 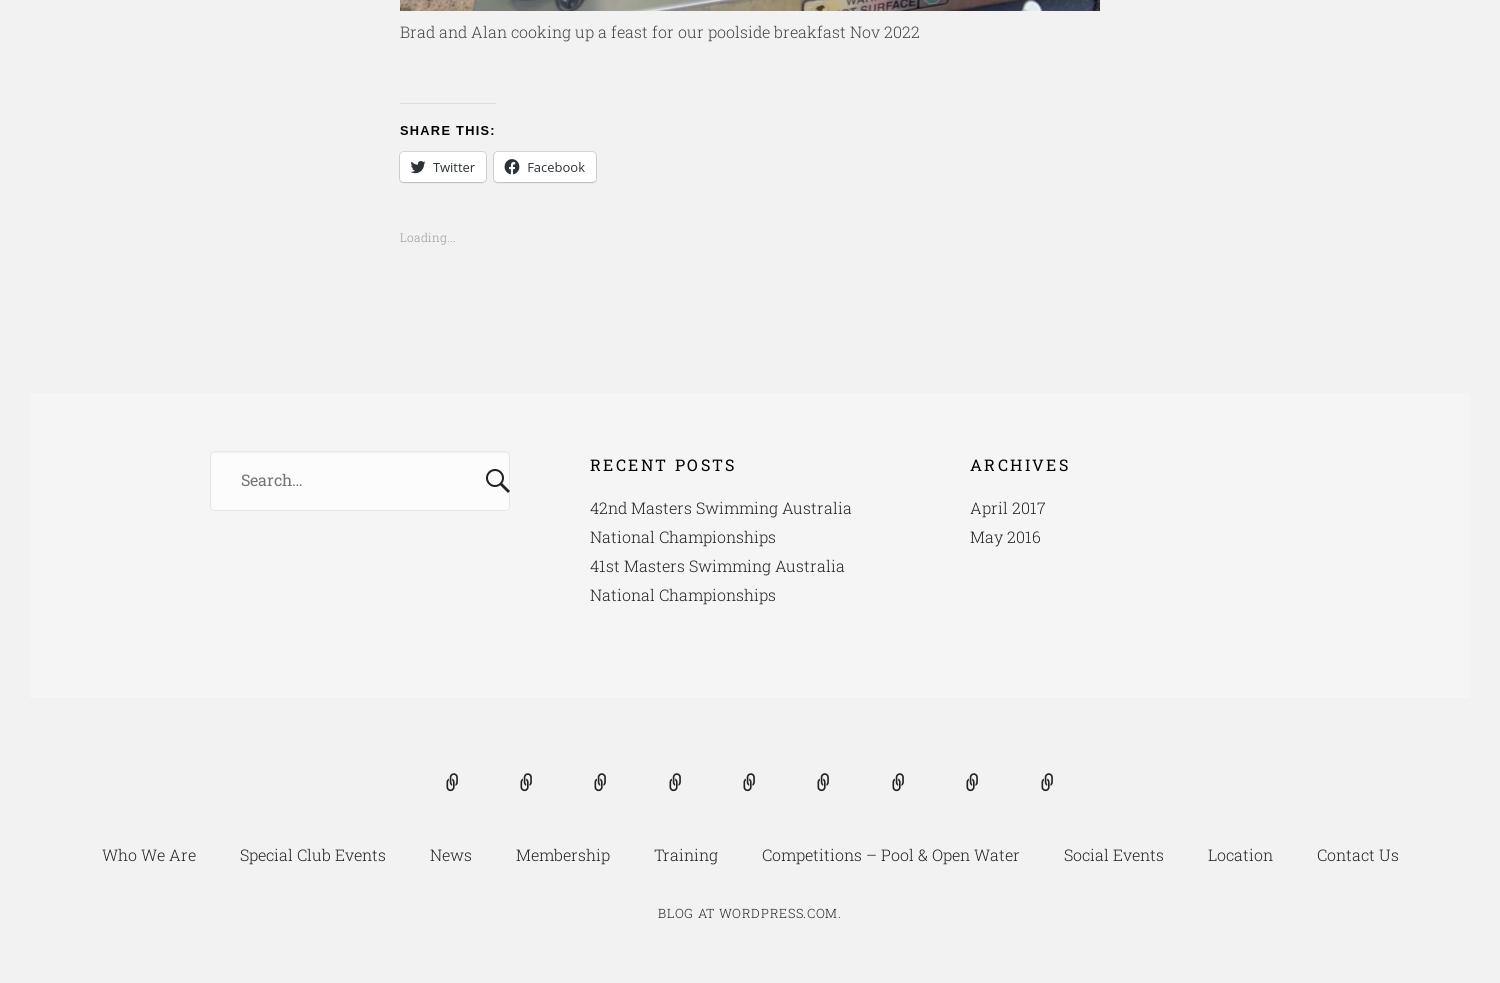 I want to click on 'Archives', so click(x=1020, y=462).